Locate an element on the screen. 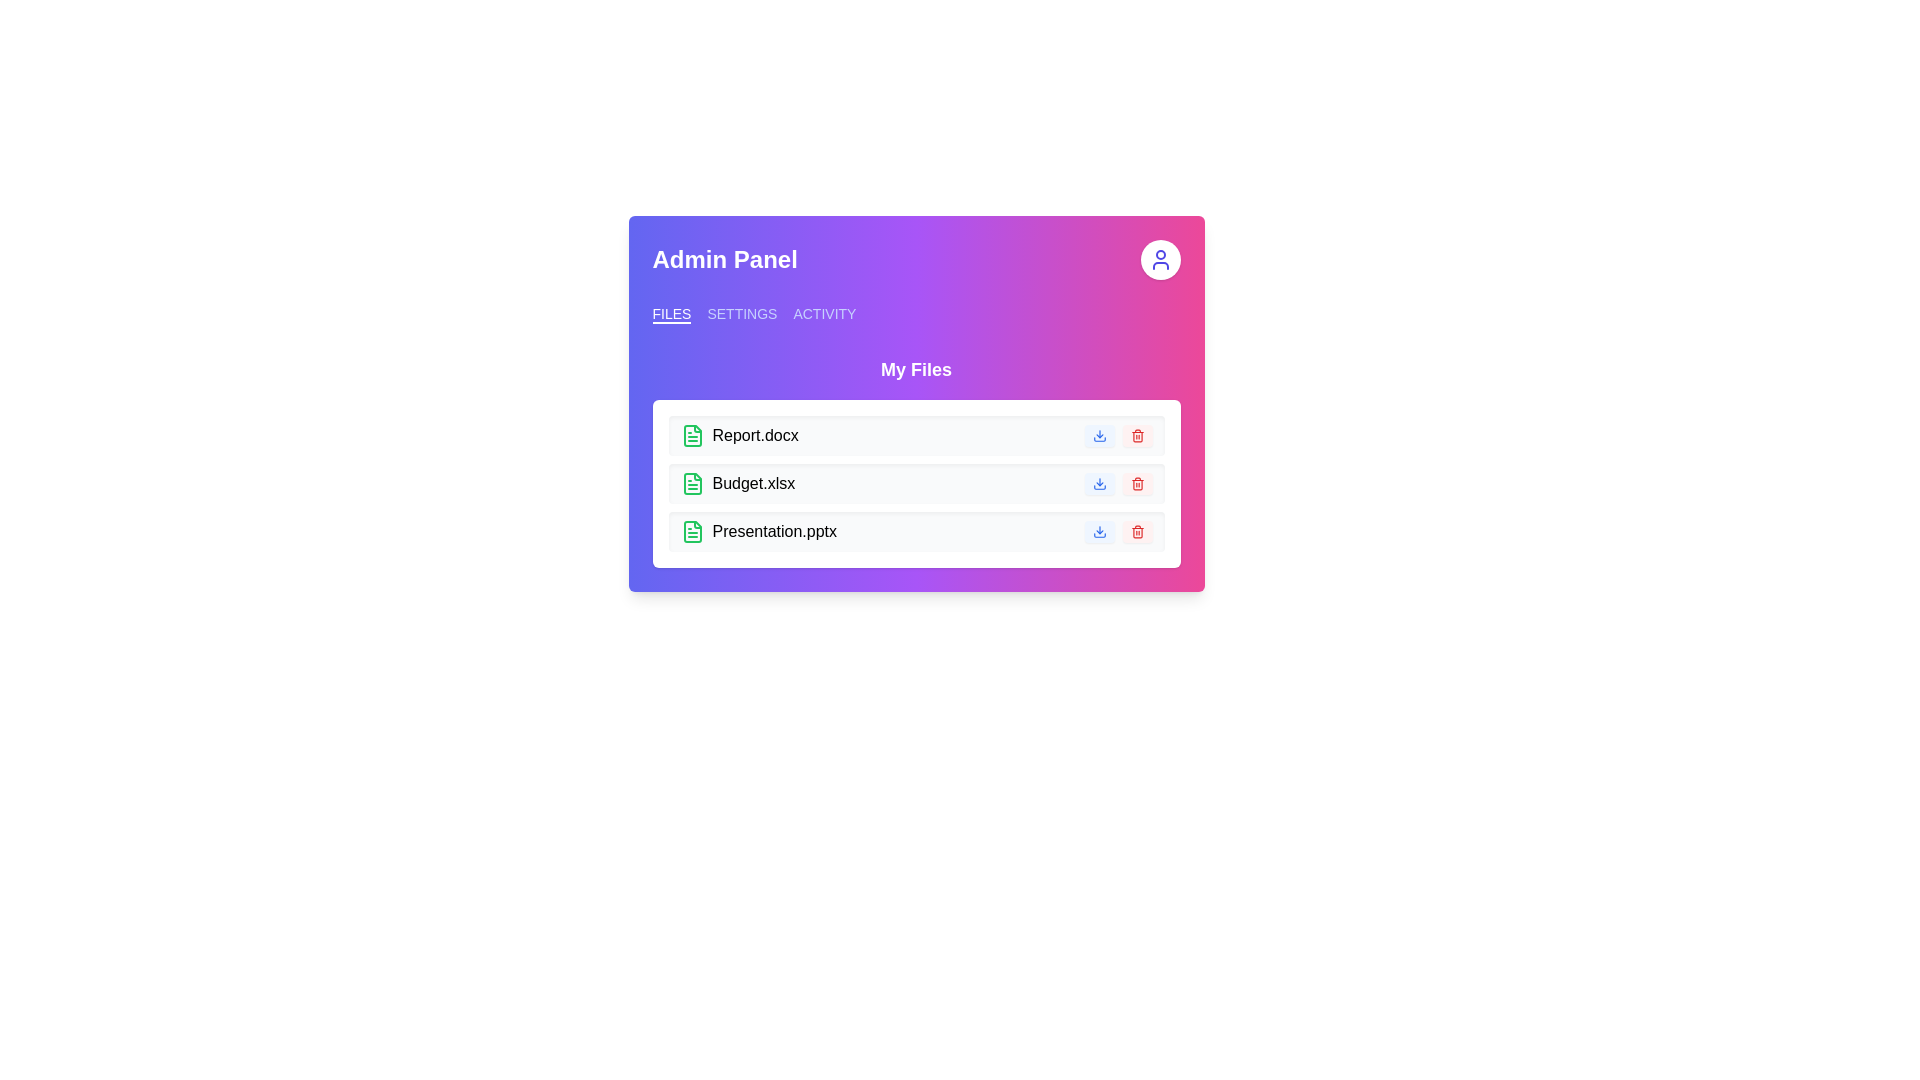  the trashcan icon located to the right of the file entry labeled 'Budget.xlsx' is located at coordinates (1137, 434).